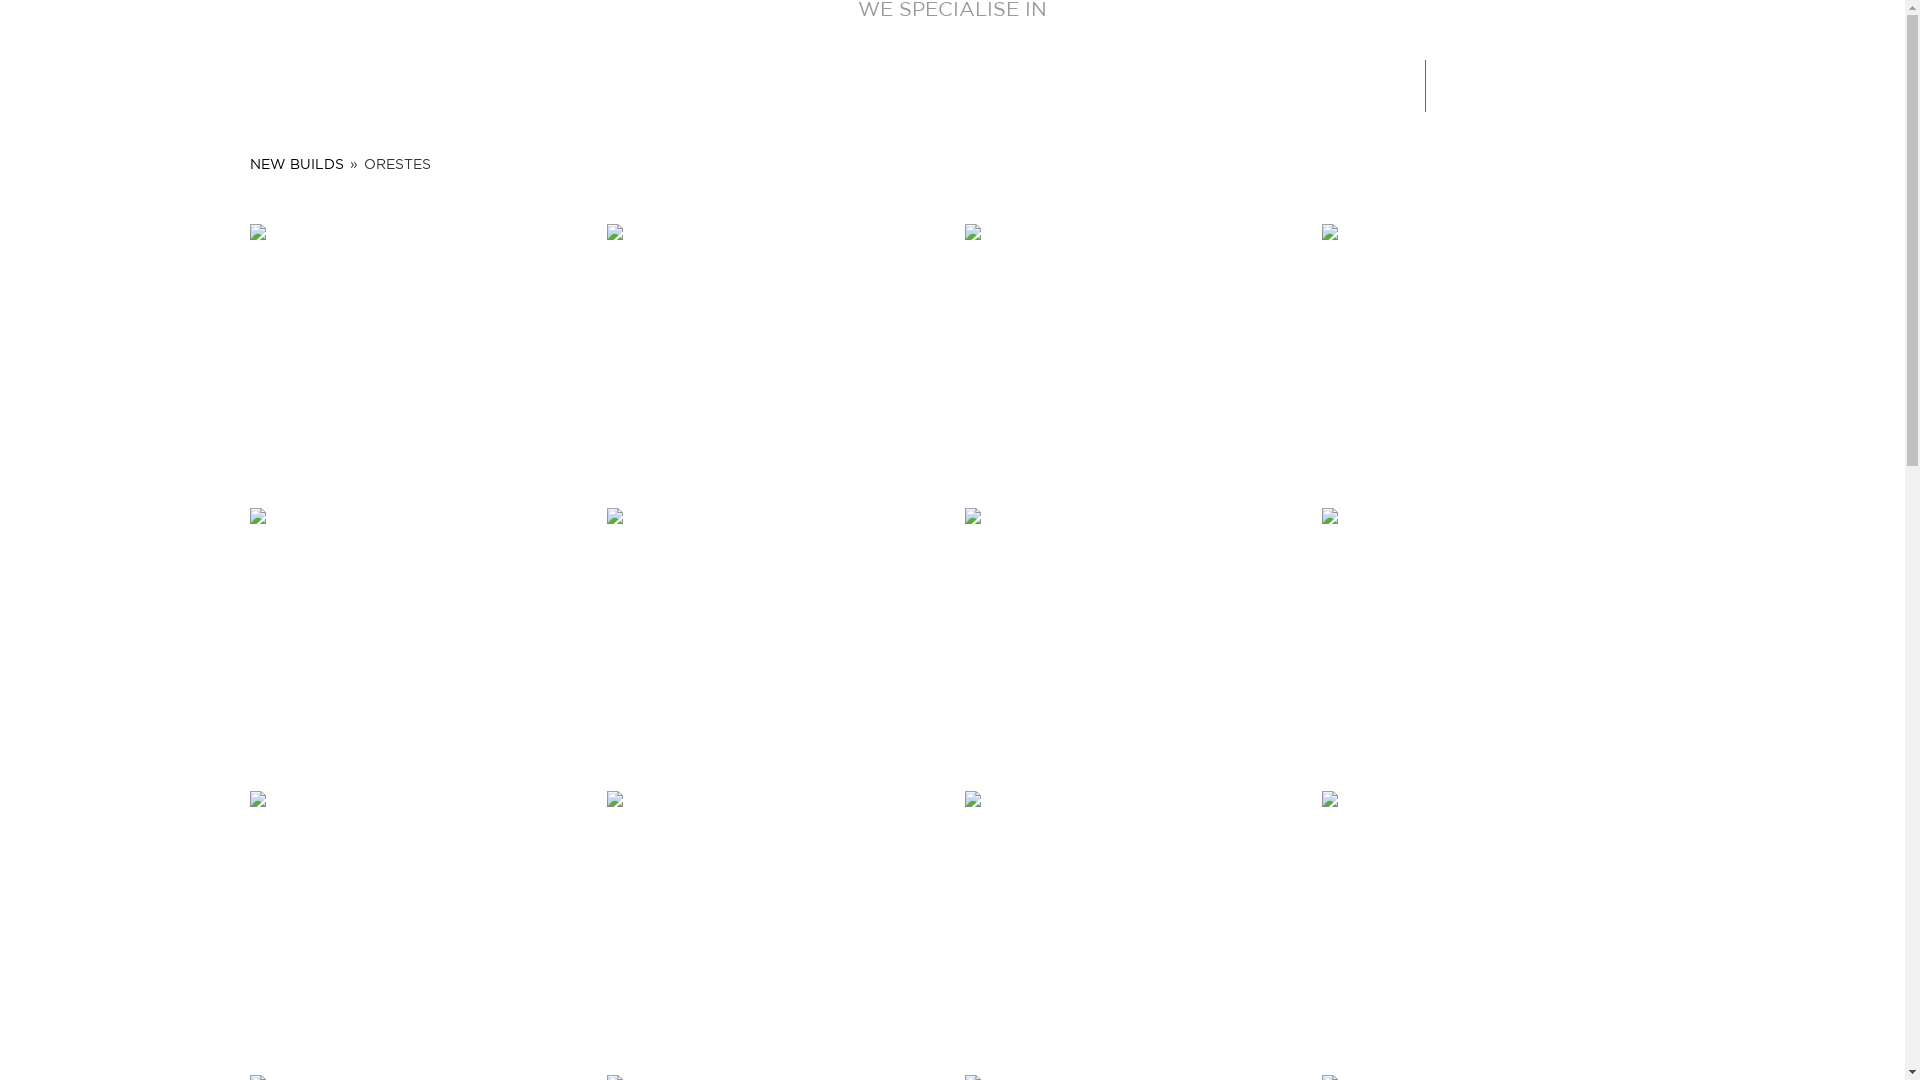 The width and height of the screenshot is (1920, 1080). I want to click on 'ABOUT', so click(687, 82).